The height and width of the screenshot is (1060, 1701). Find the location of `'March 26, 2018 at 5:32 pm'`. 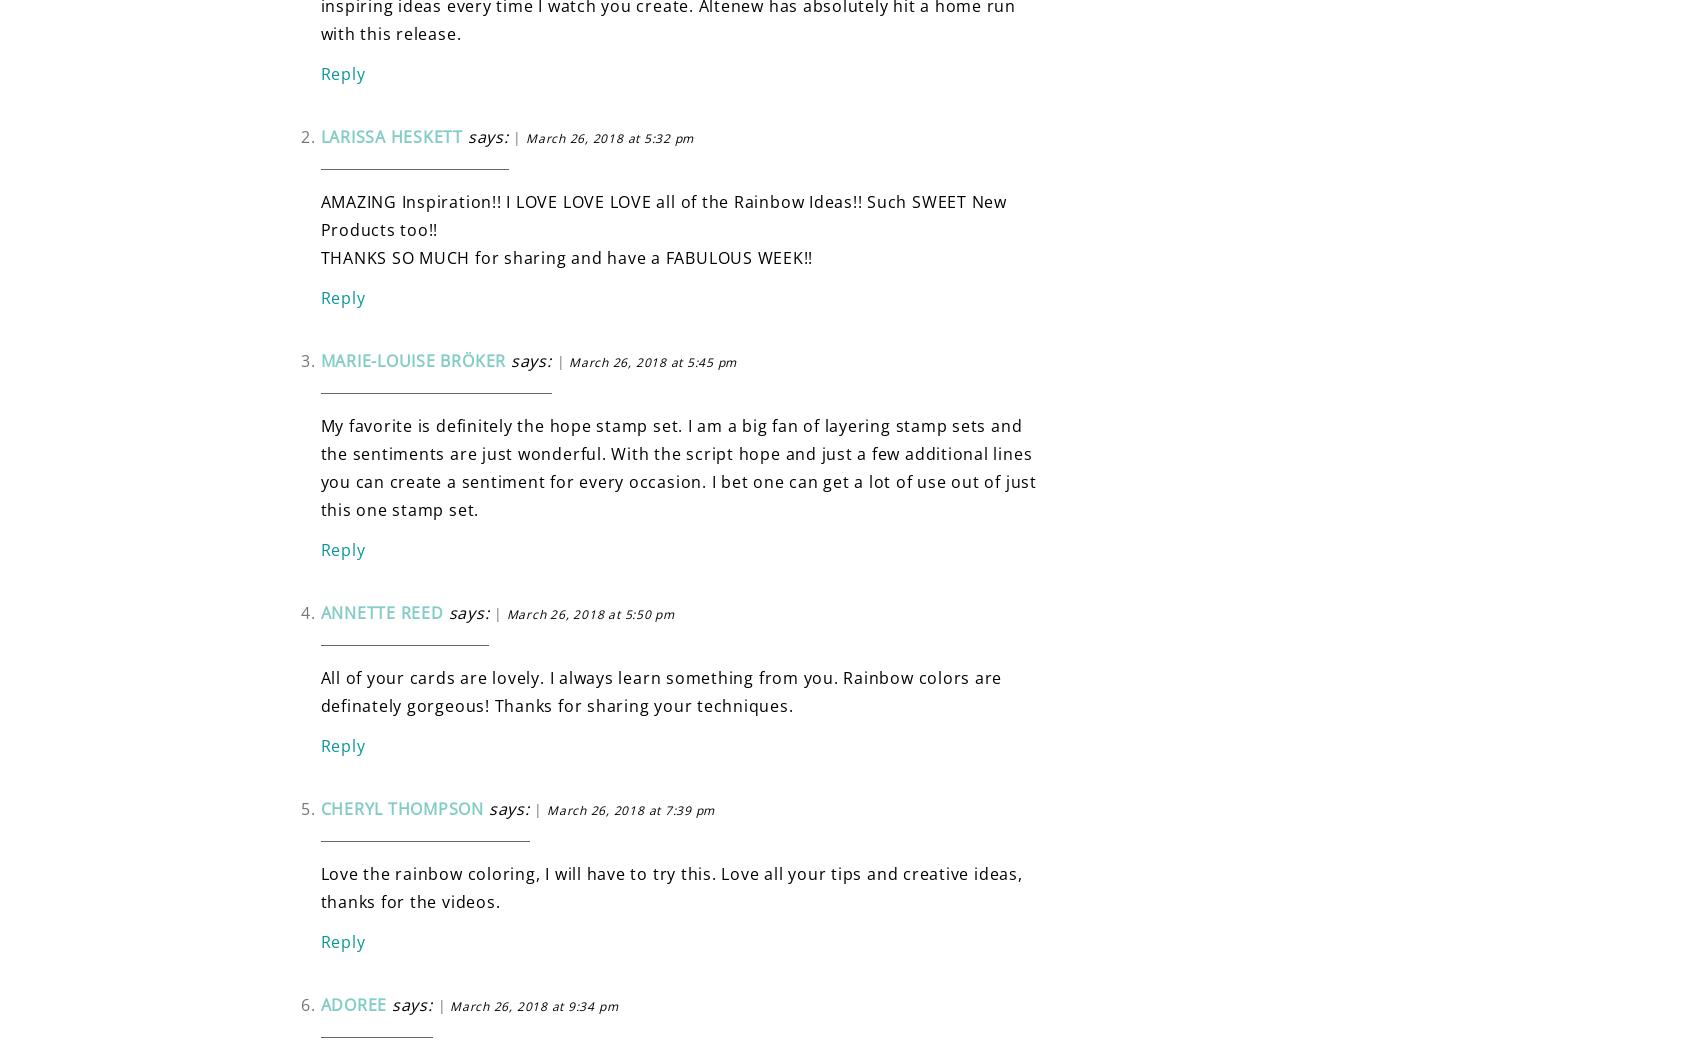

'March 26, 2018 at 5:32 pm' is located at coordinates (608, 136).